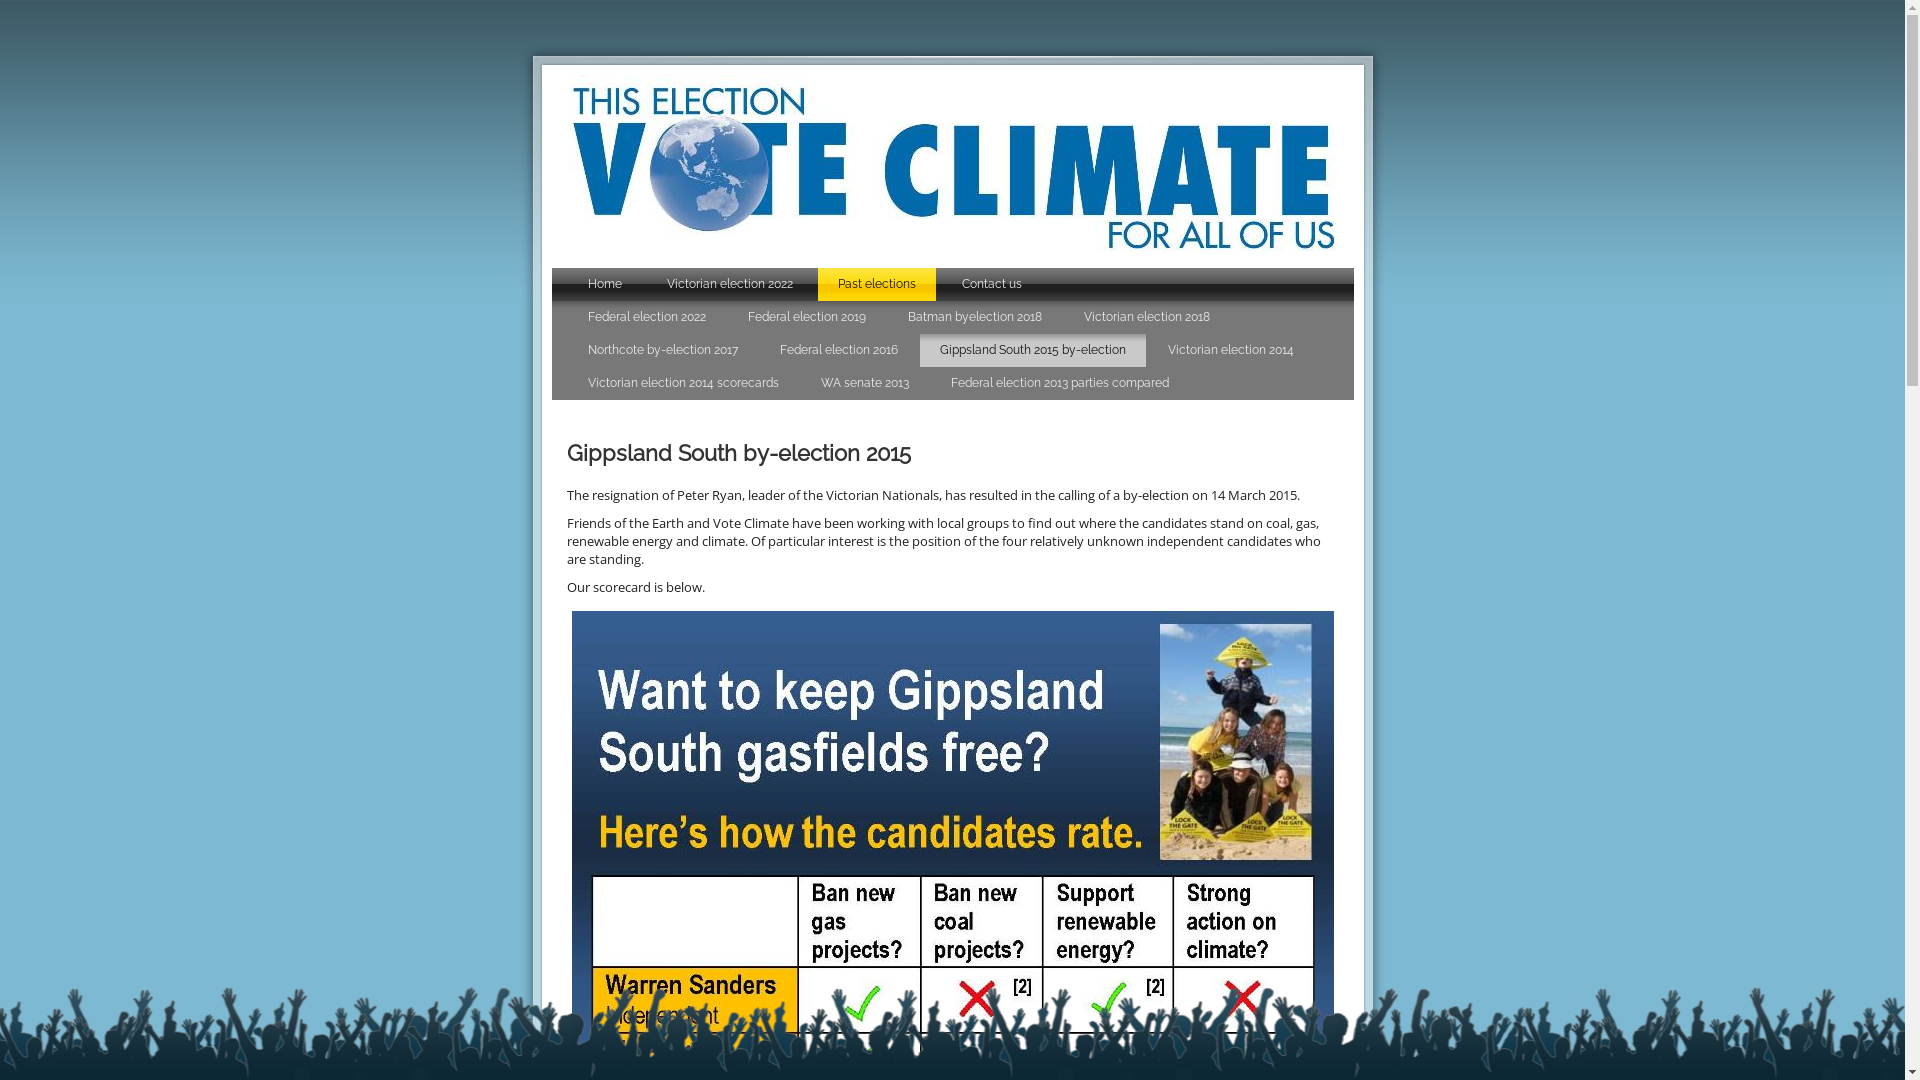 Image resolution: width=1920 pixels, height=1080 pixels. What do you see at coordinates (1147, 316) in the screenshot?
I see `'Victorian election 2018'` at bounding box center [1147, 316].